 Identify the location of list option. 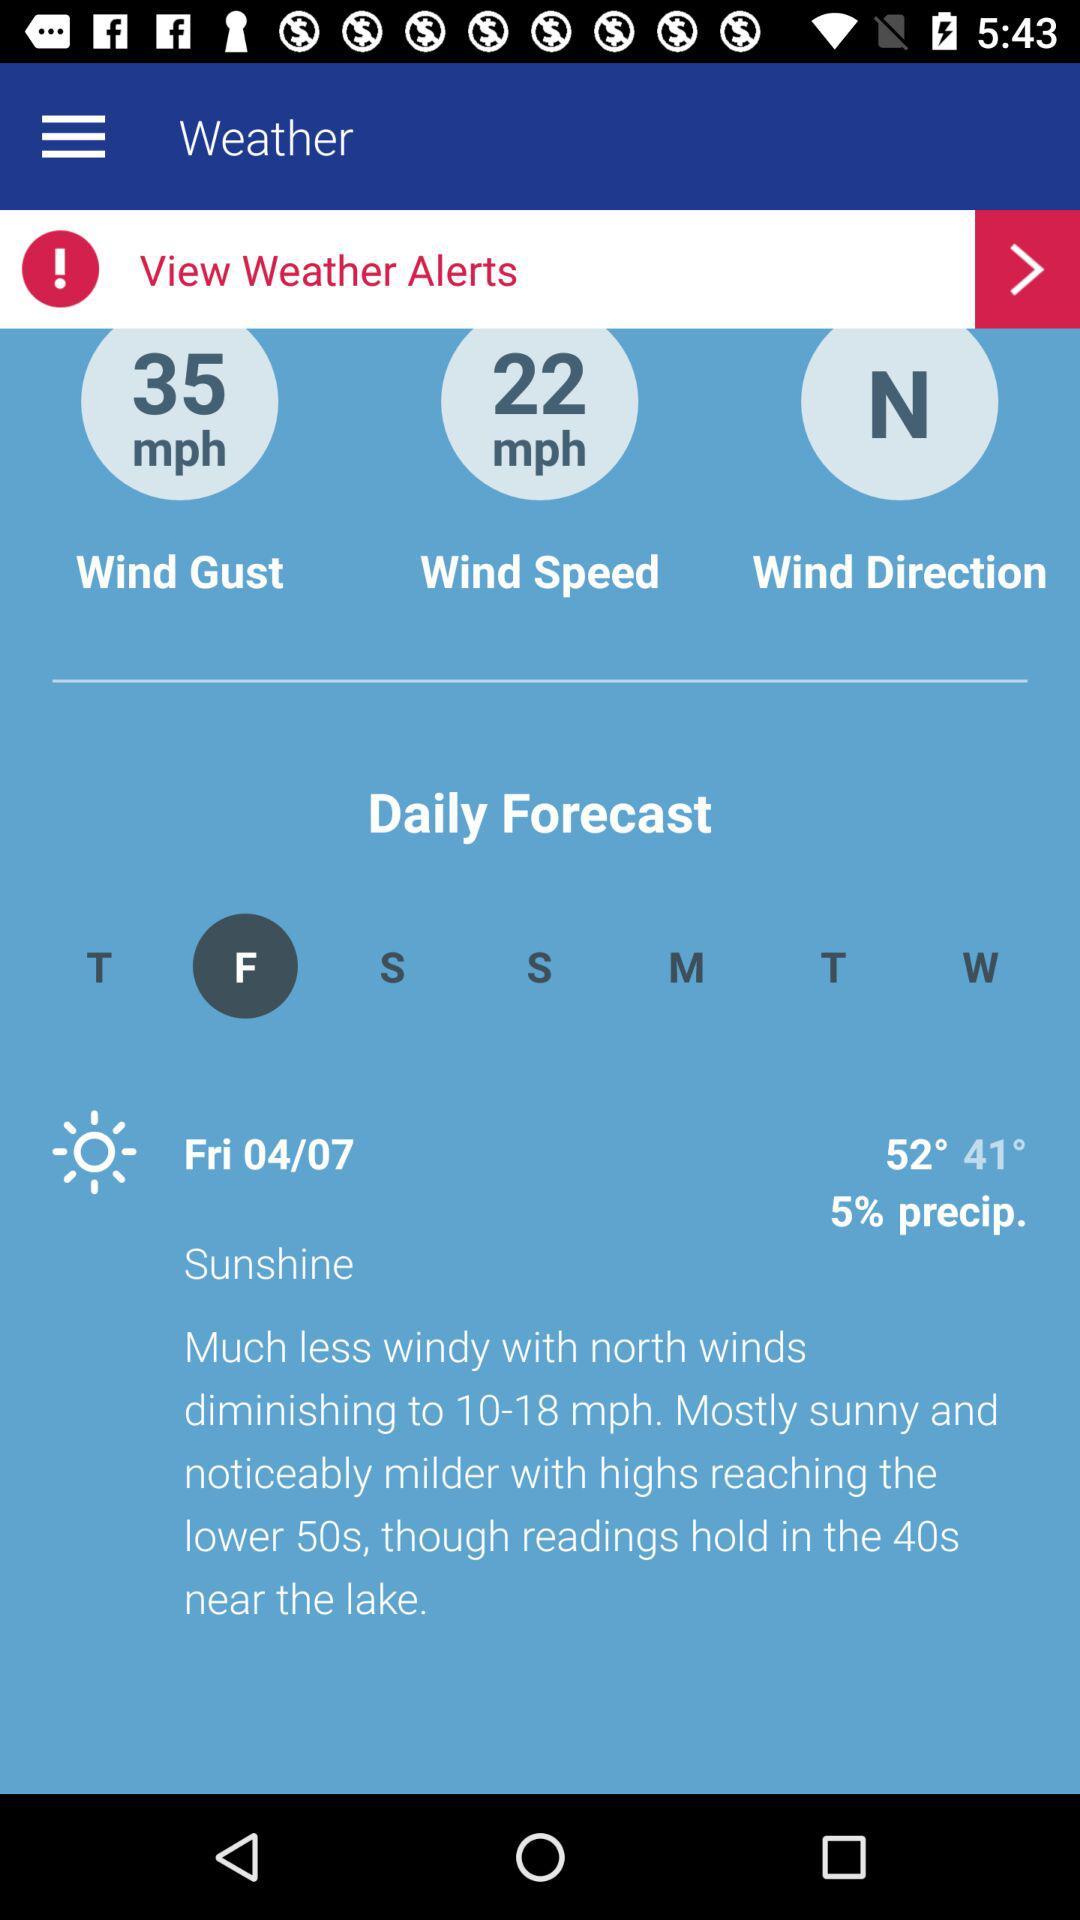
(72, 135).